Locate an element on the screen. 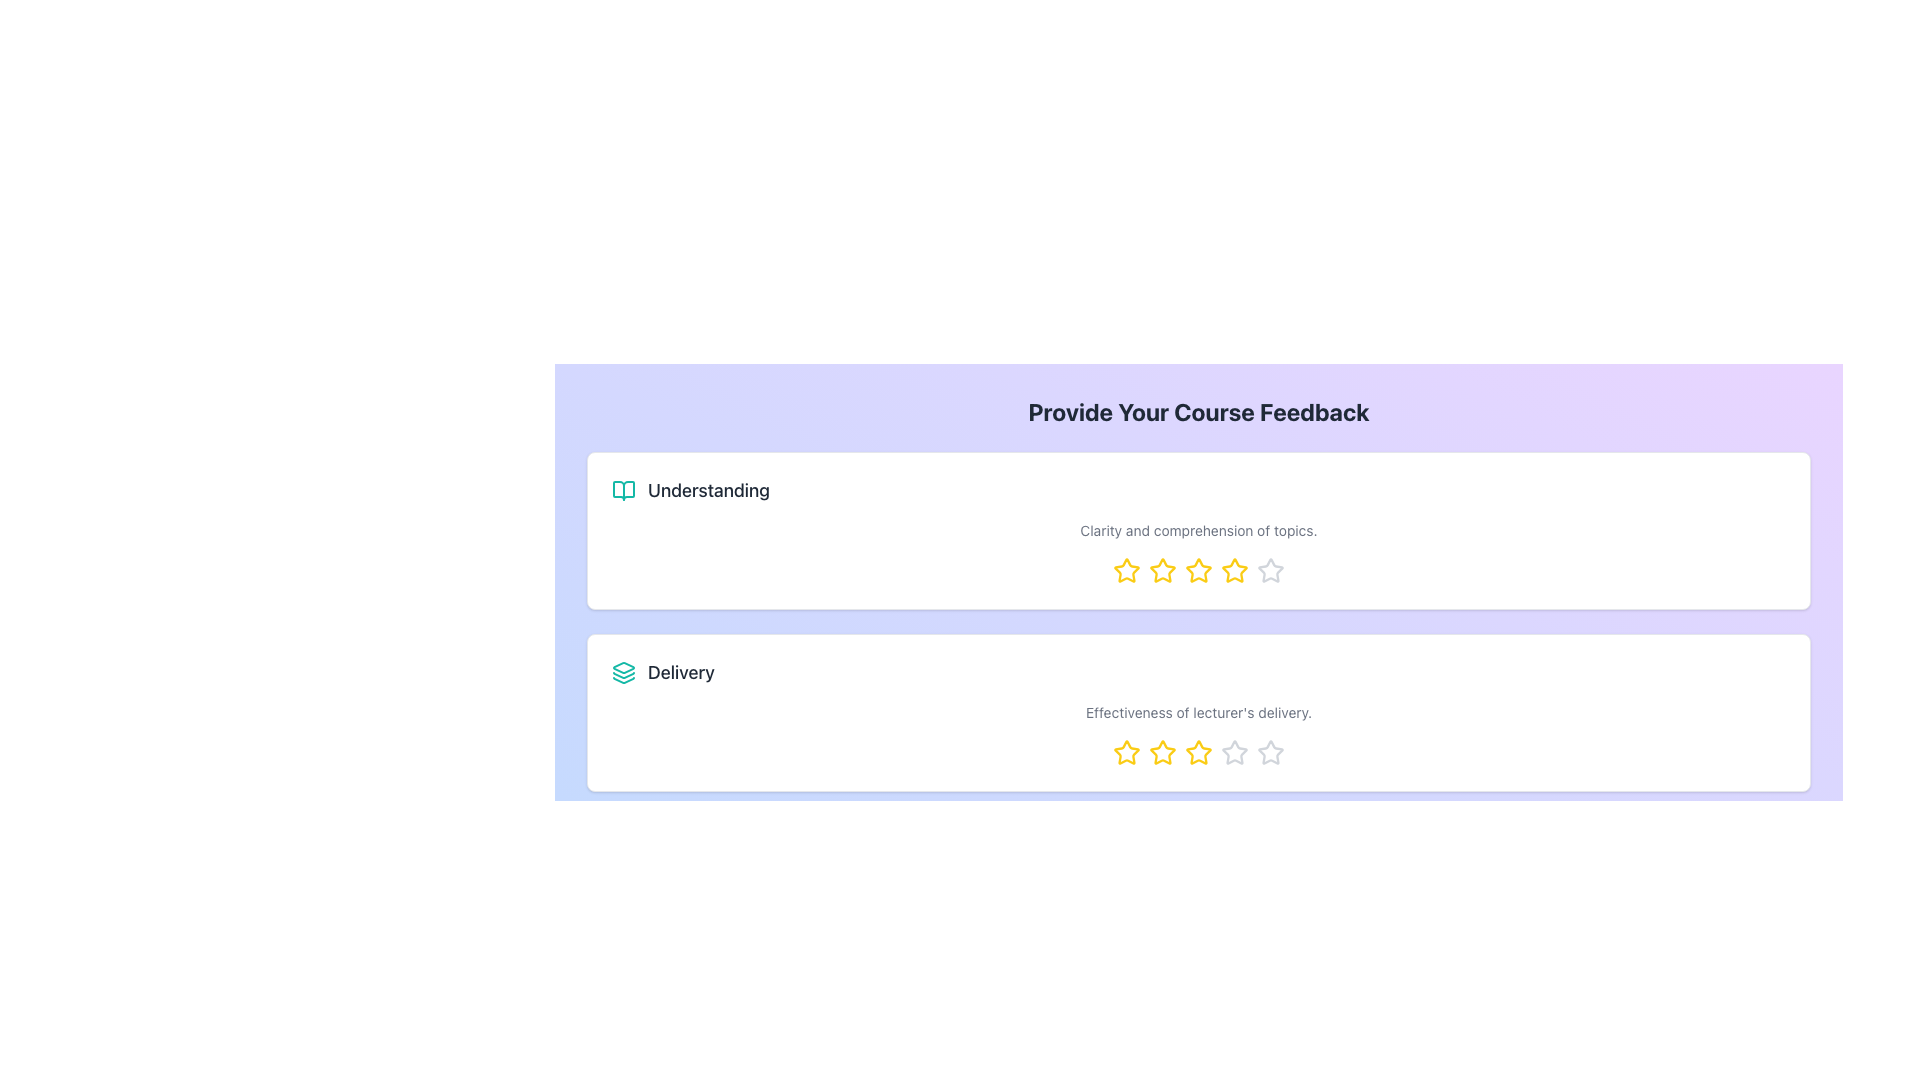 This screenshot has width=1920, height=1080. the third star in the sequence of five star icons to provide a rating for the 'Delivery' category is located at coordinates (1162, 752).